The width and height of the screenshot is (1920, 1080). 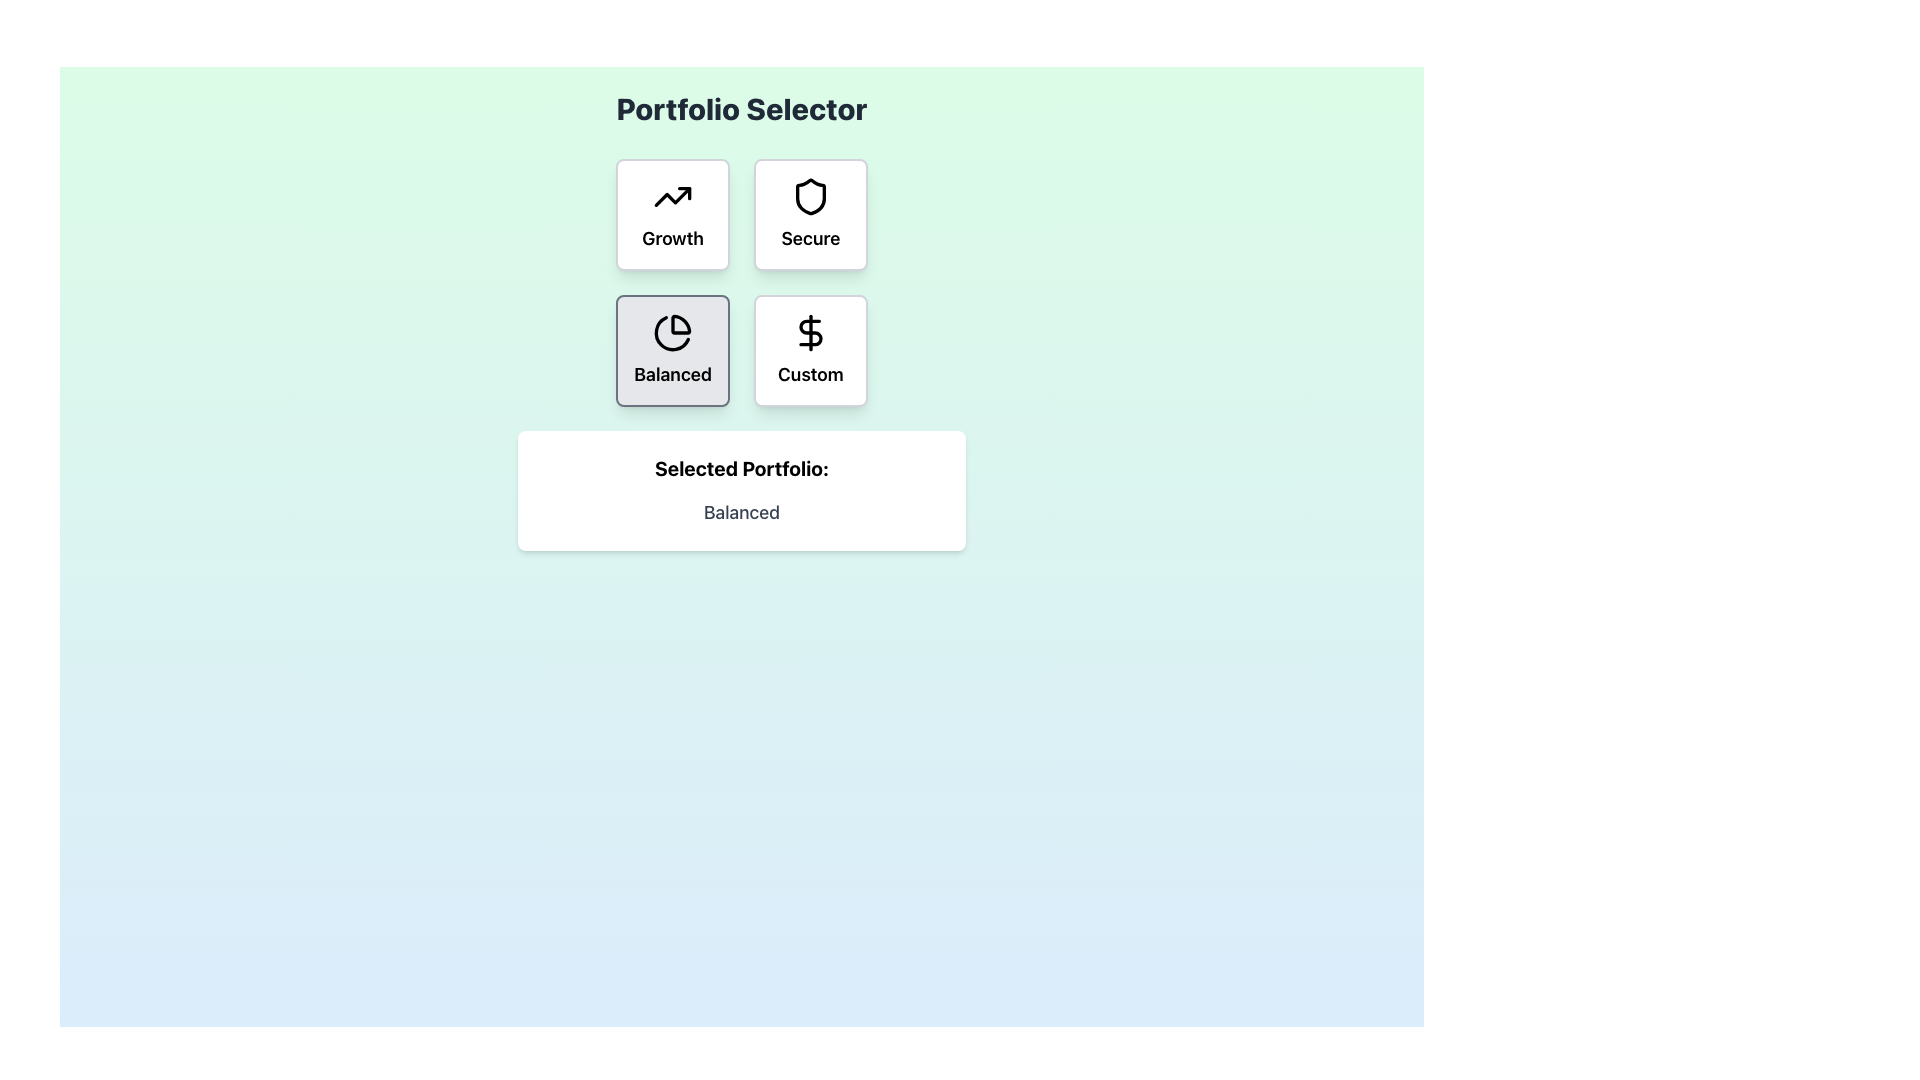 What do you see at coordinates (673, 196) in the screenshot?
I see `the small graphical icon representing positive progression or growth, which is located above the word 'Growth' in the top-left option of a 2x2 grid layout` at bounding box center [673, 196].